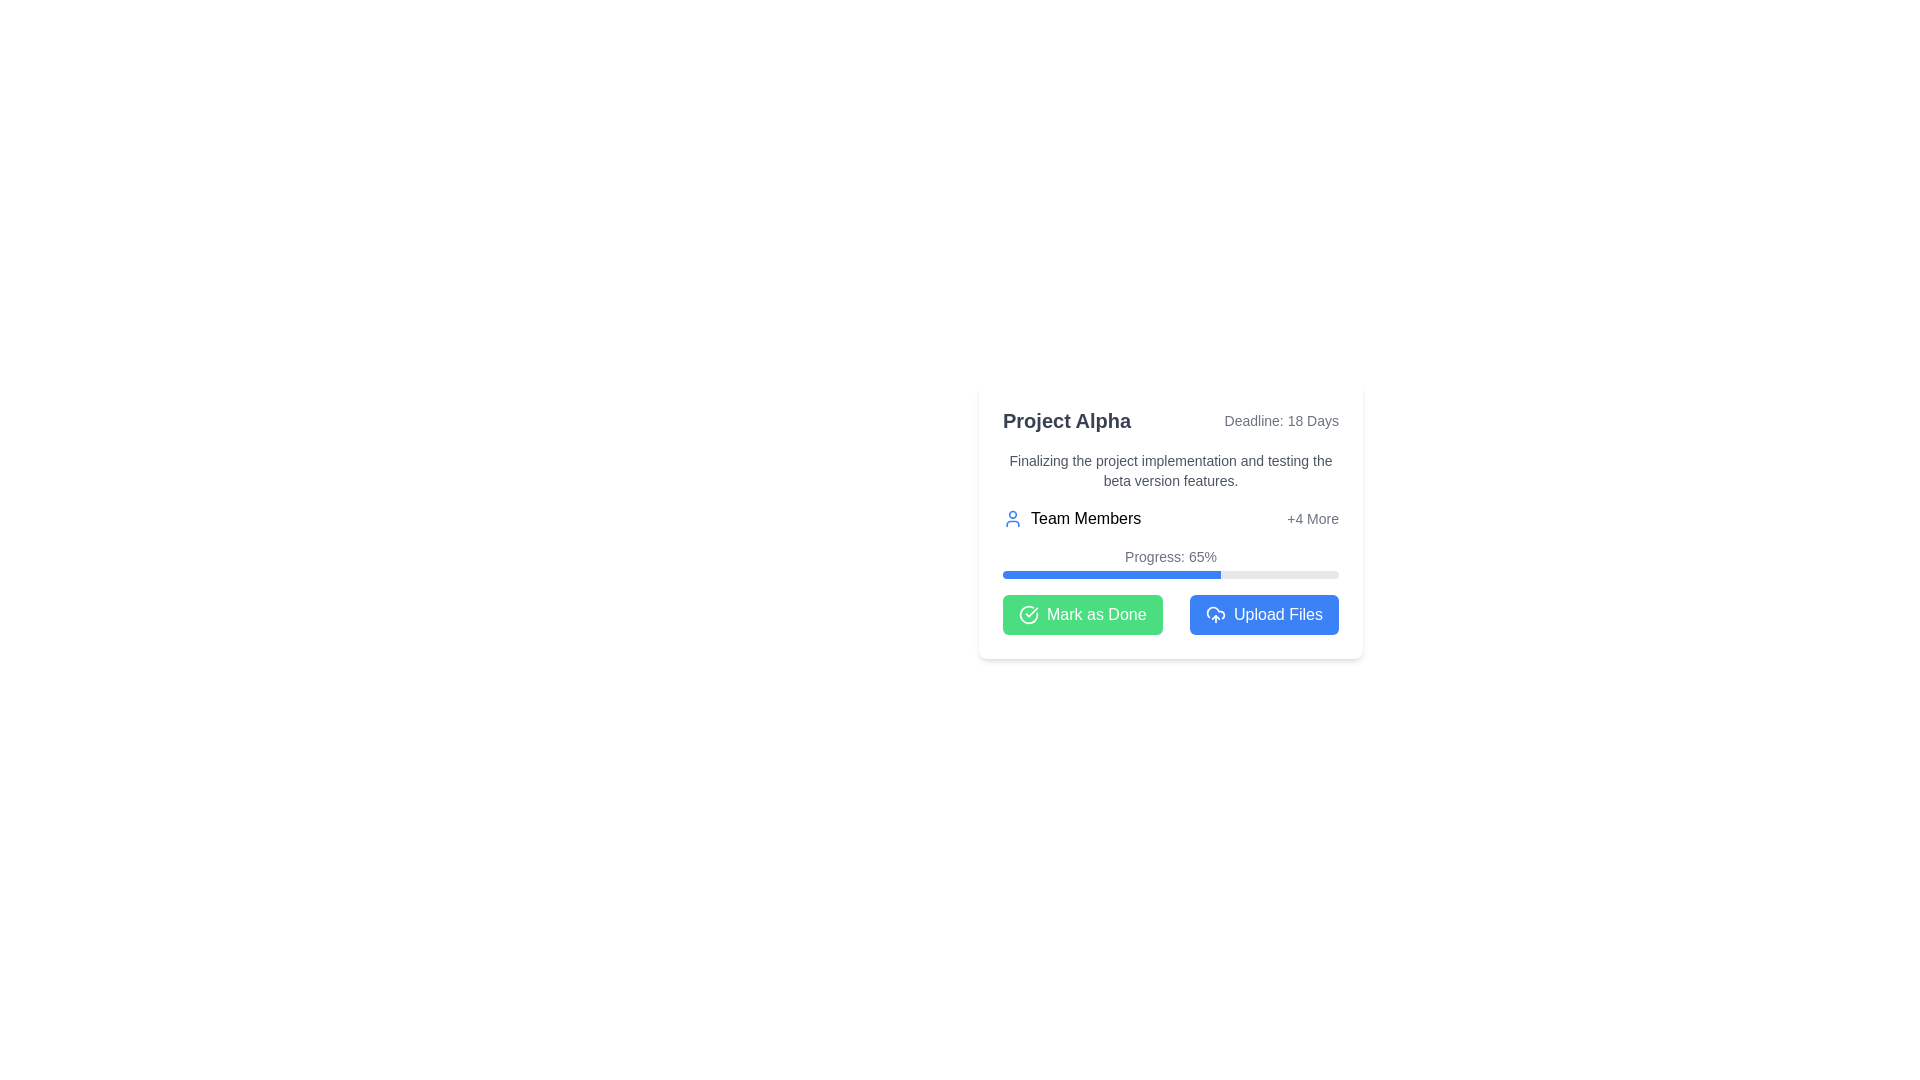  Describe the element at coordinates (1028, 613) in the screenshot. I see `the circular, stroked line forming part of the checkmark icon located to the left of the 'Mark as Done' button` at that location.